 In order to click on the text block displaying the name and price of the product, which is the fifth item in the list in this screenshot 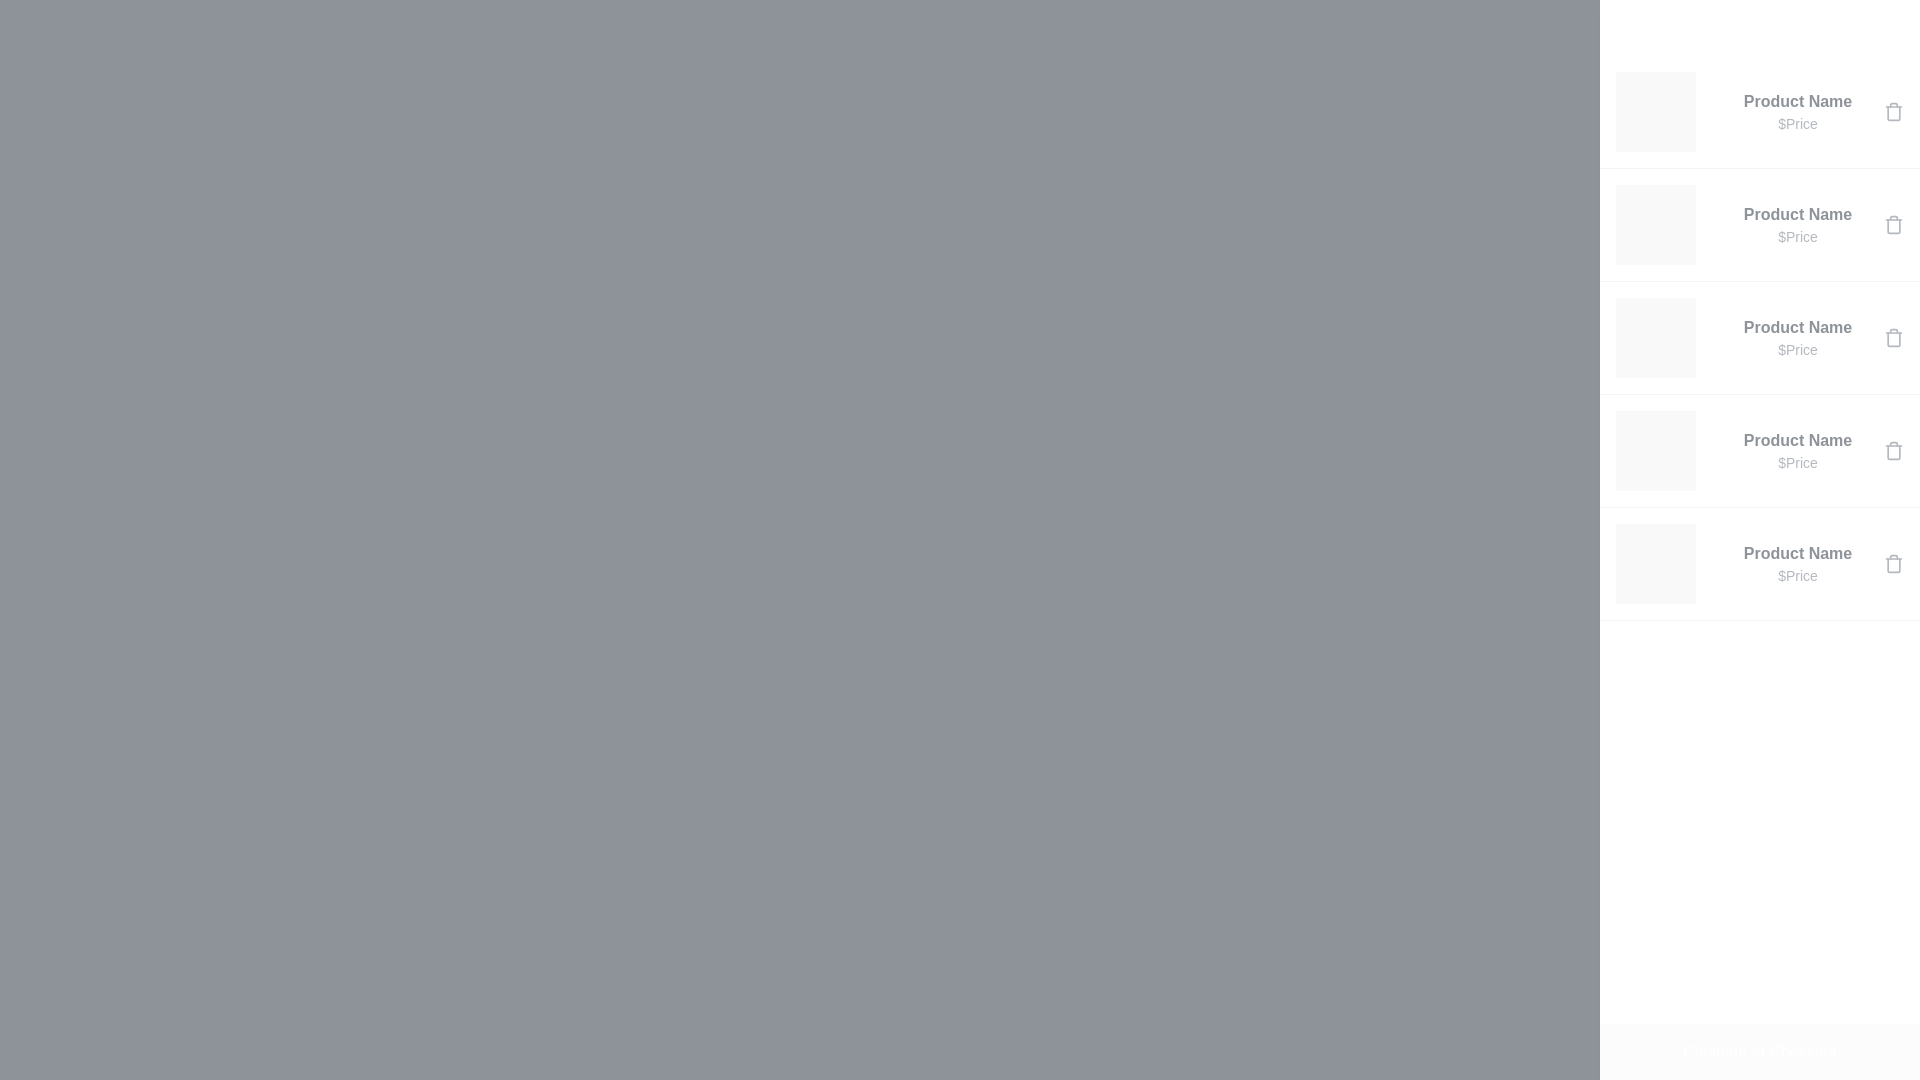, I will do `click(1798, 563)`.